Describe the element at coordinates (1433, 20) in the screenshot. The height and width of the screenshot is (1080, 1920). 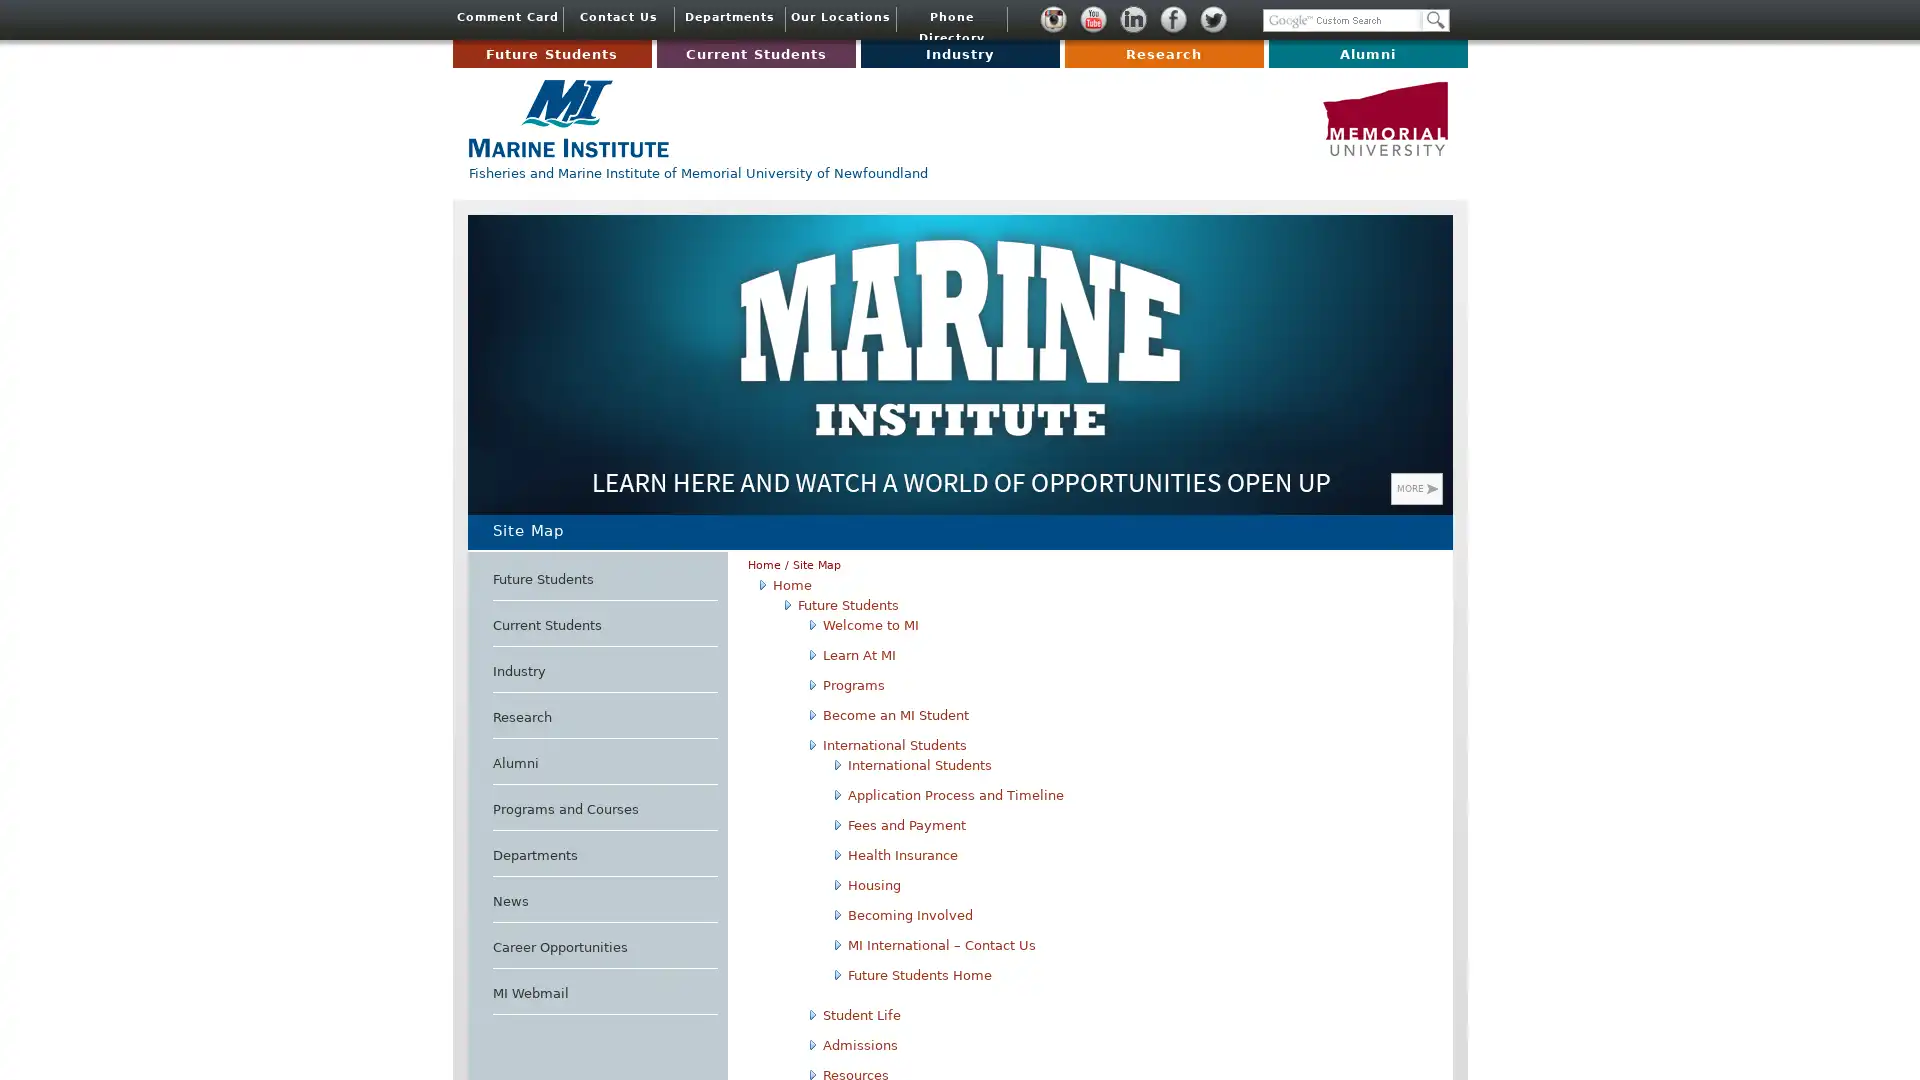
I see `Search` at that location.